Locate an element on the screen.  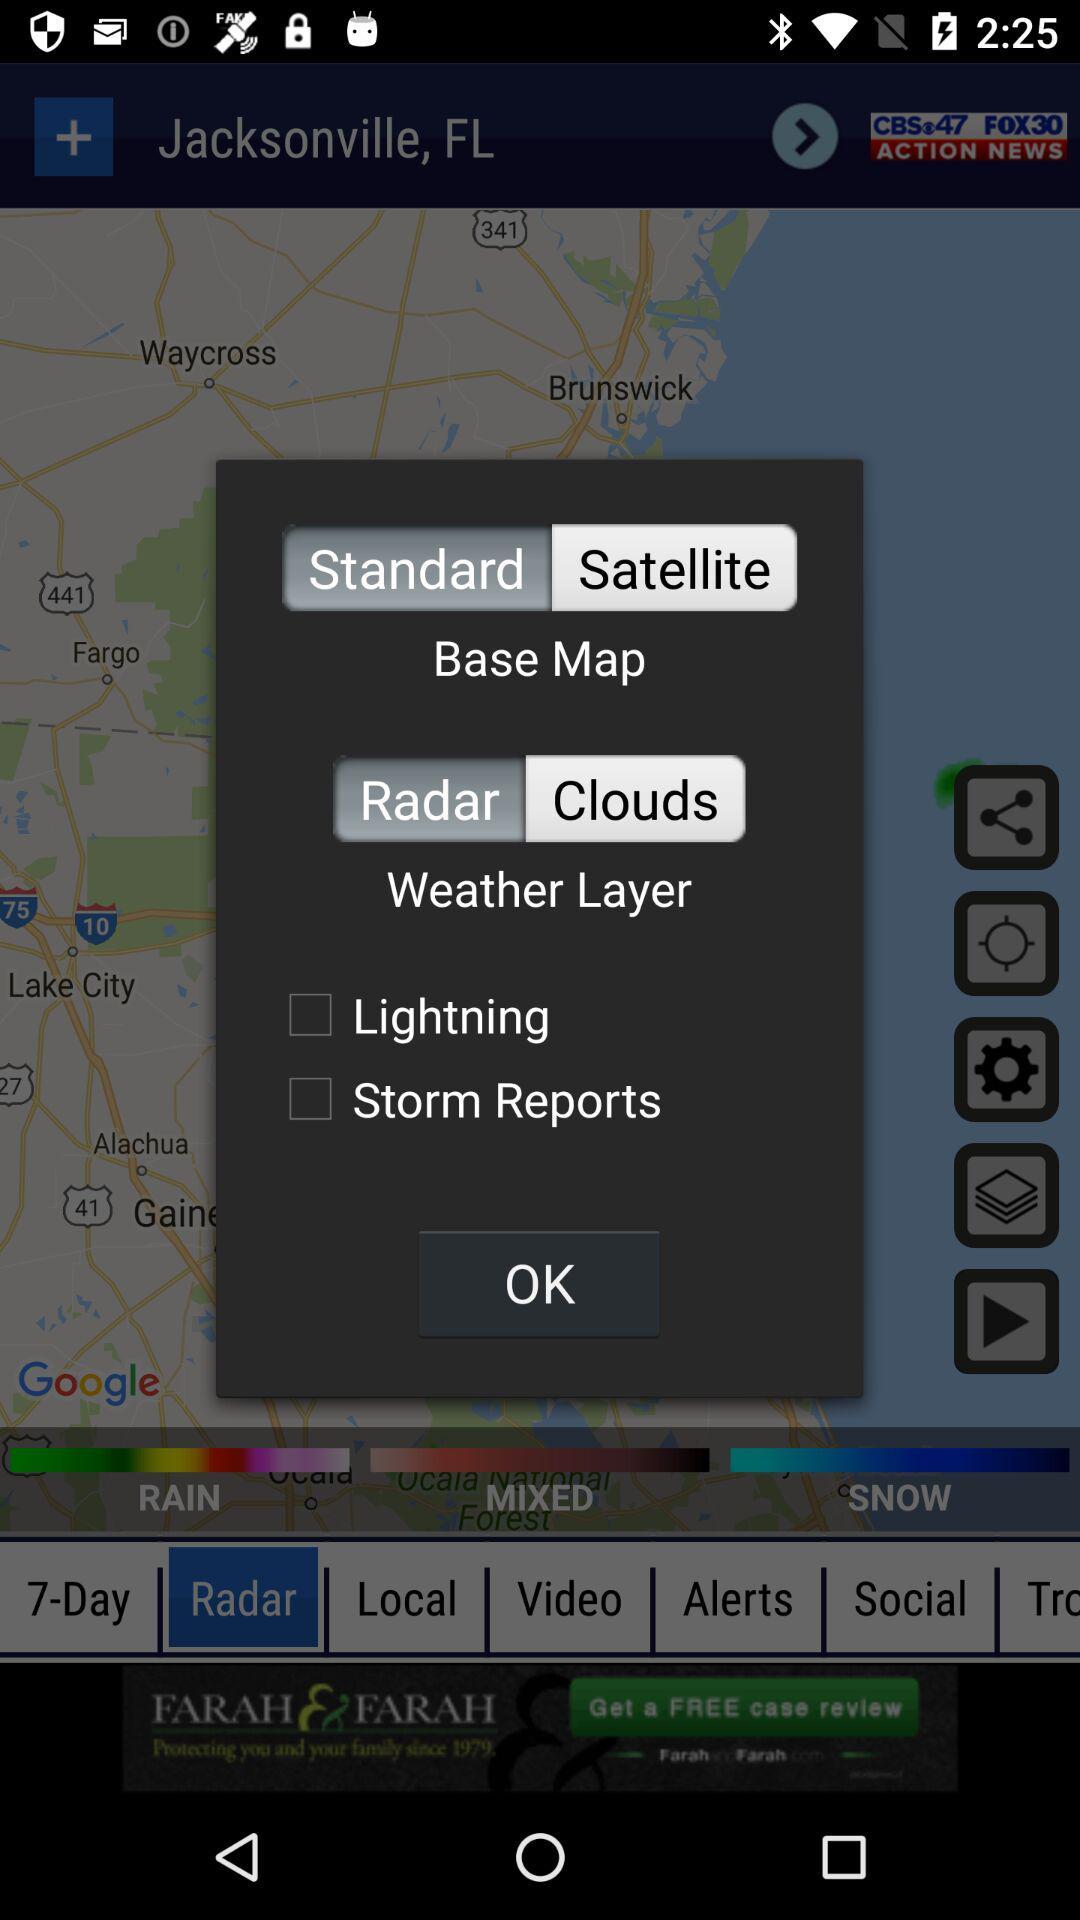
icon above the base map is located at coordinates (674, 566).